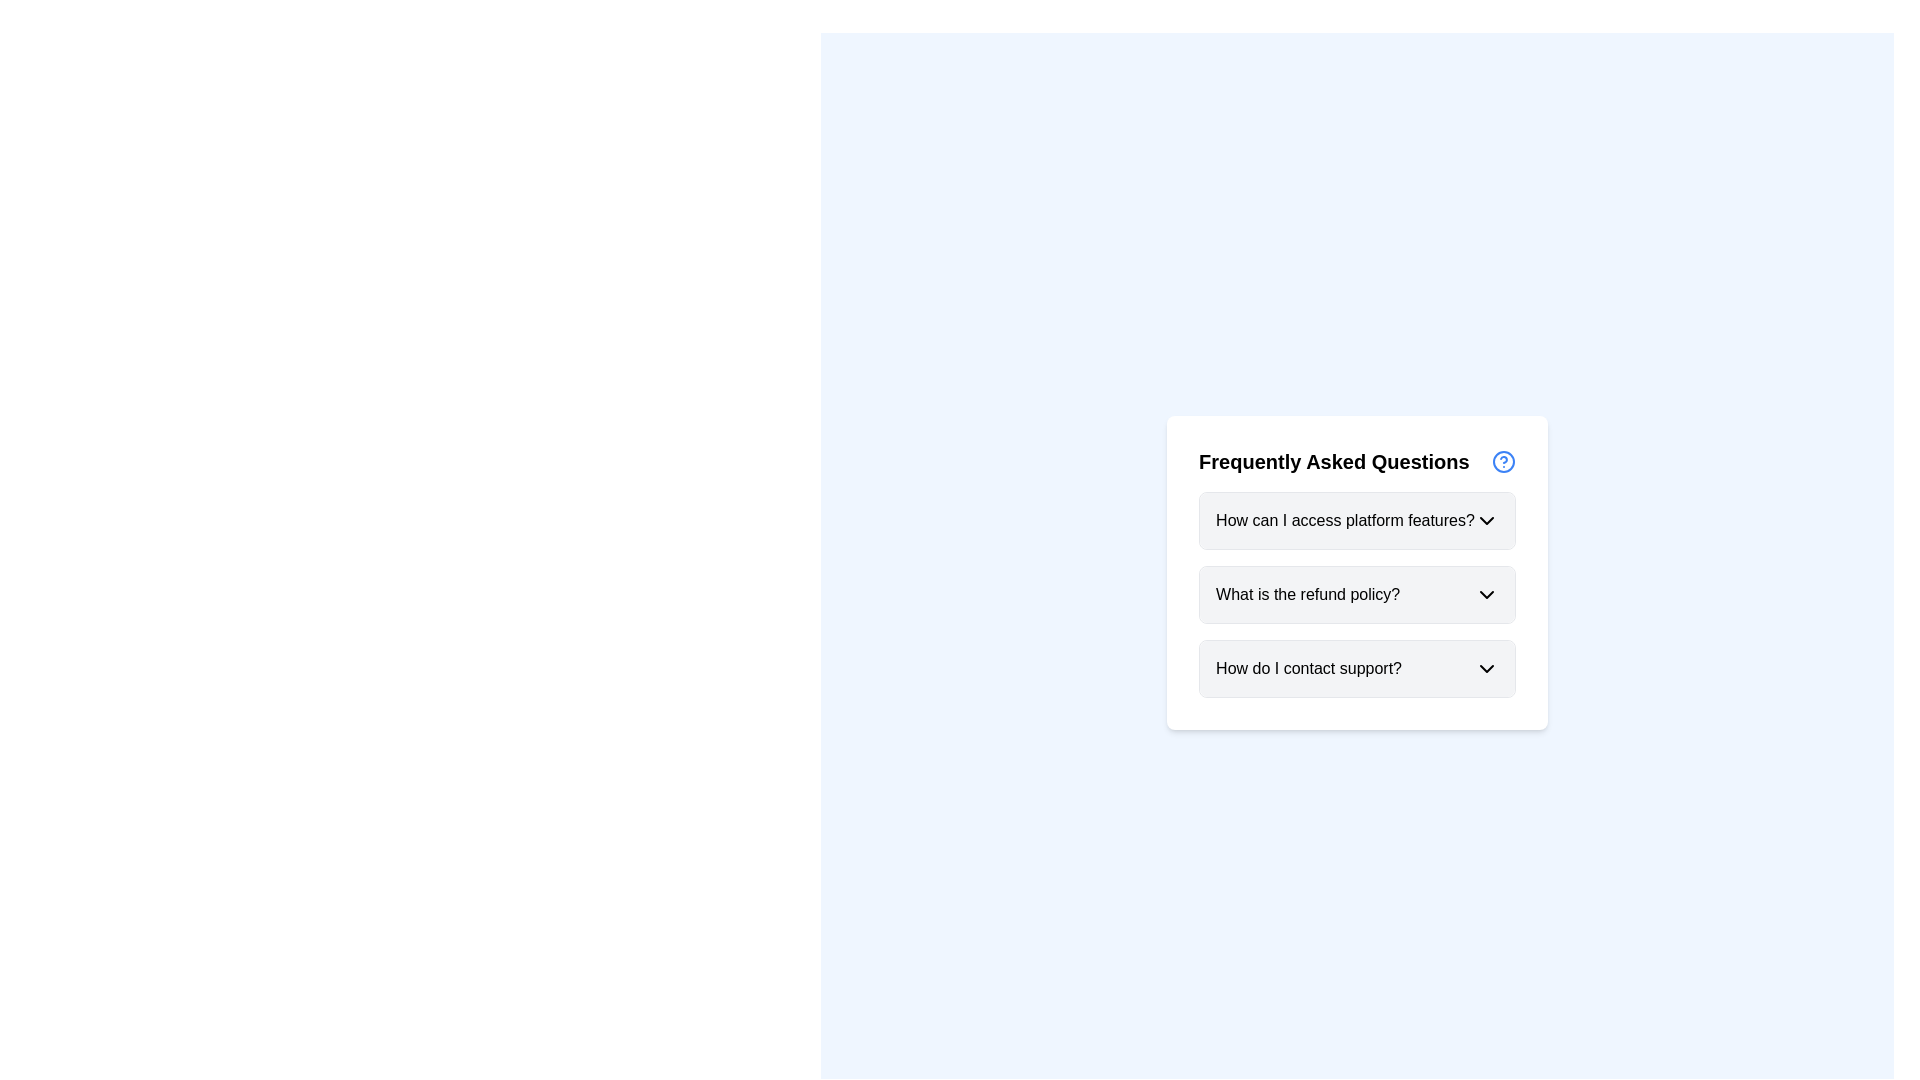 This screenshot has height=1080, width=1920. I want to click on the third collapsible menu item under the 'Frequently Asked Questions' section, so click(1357, 668).